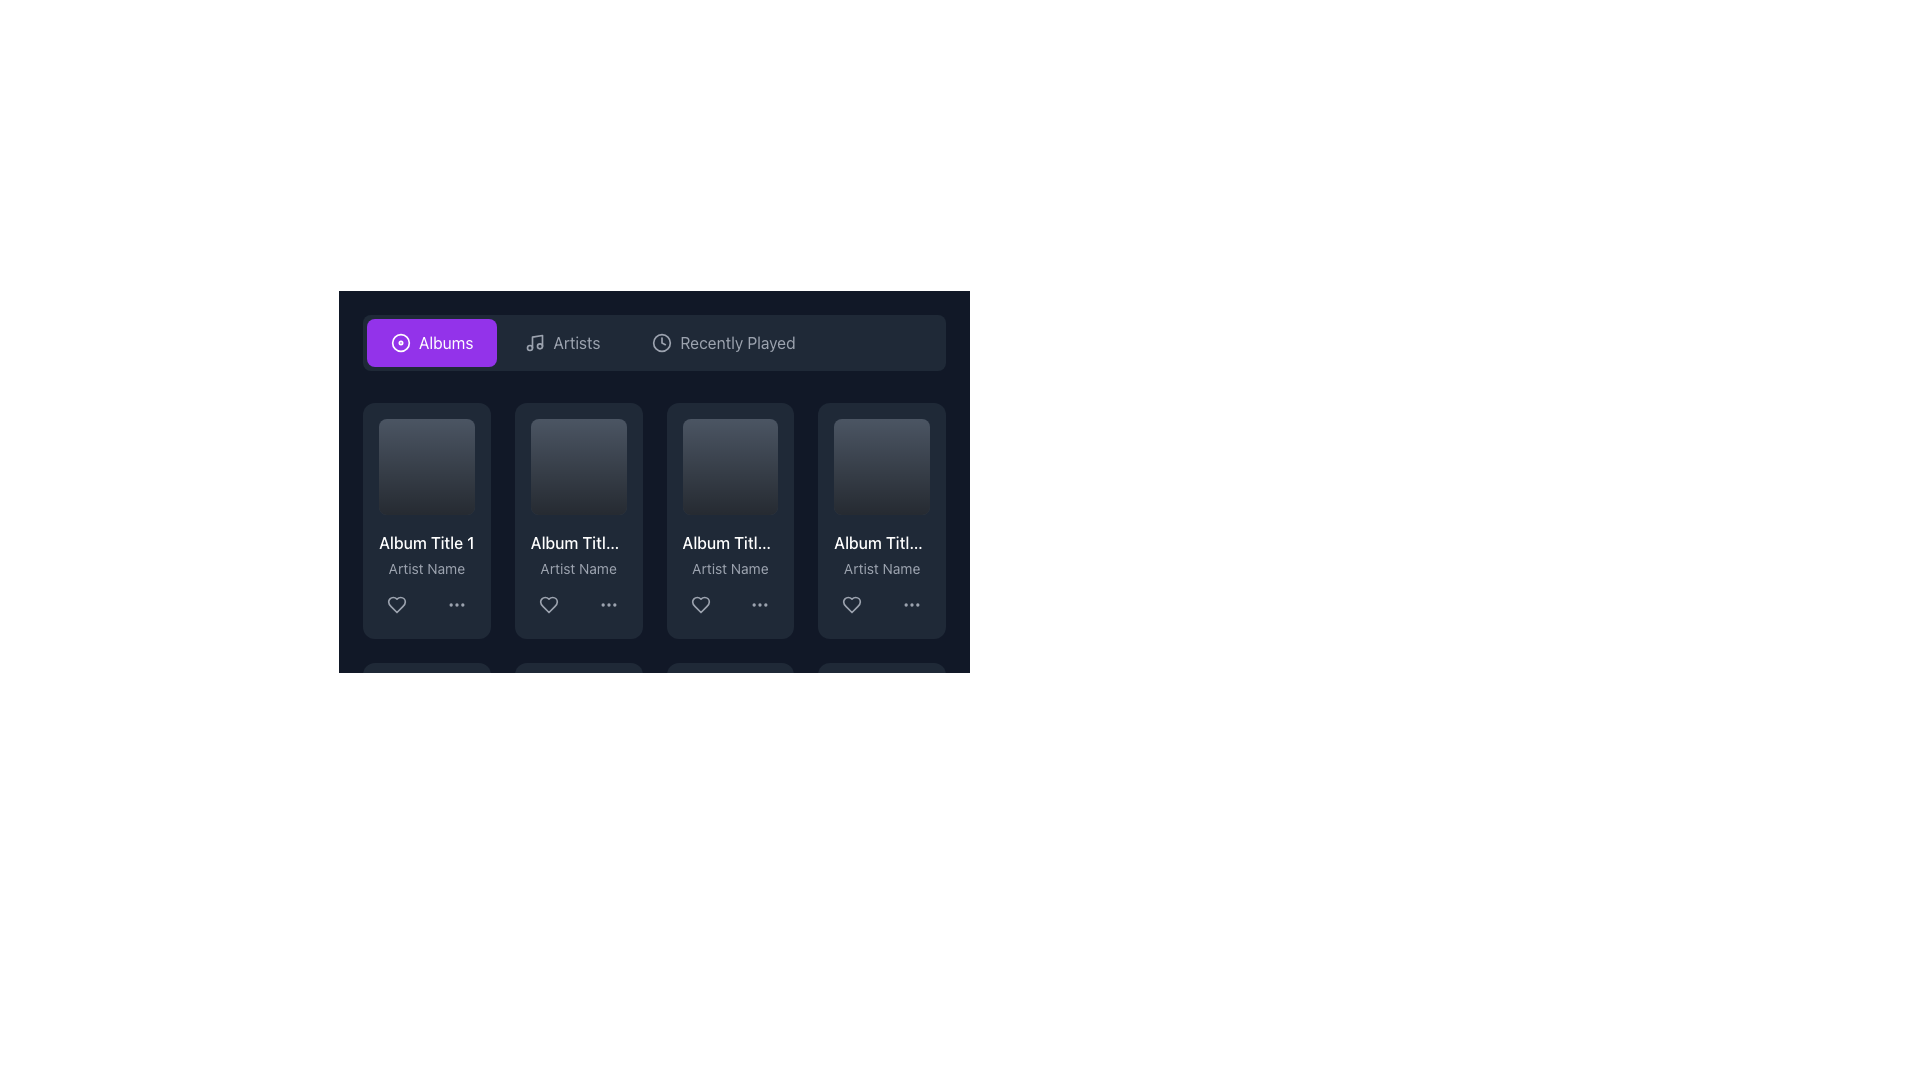 The image size is (1920, 1080). Describe the element at coordinates (397, 603) in the screenshot. I see `the heart-shaped icon button` at that location.